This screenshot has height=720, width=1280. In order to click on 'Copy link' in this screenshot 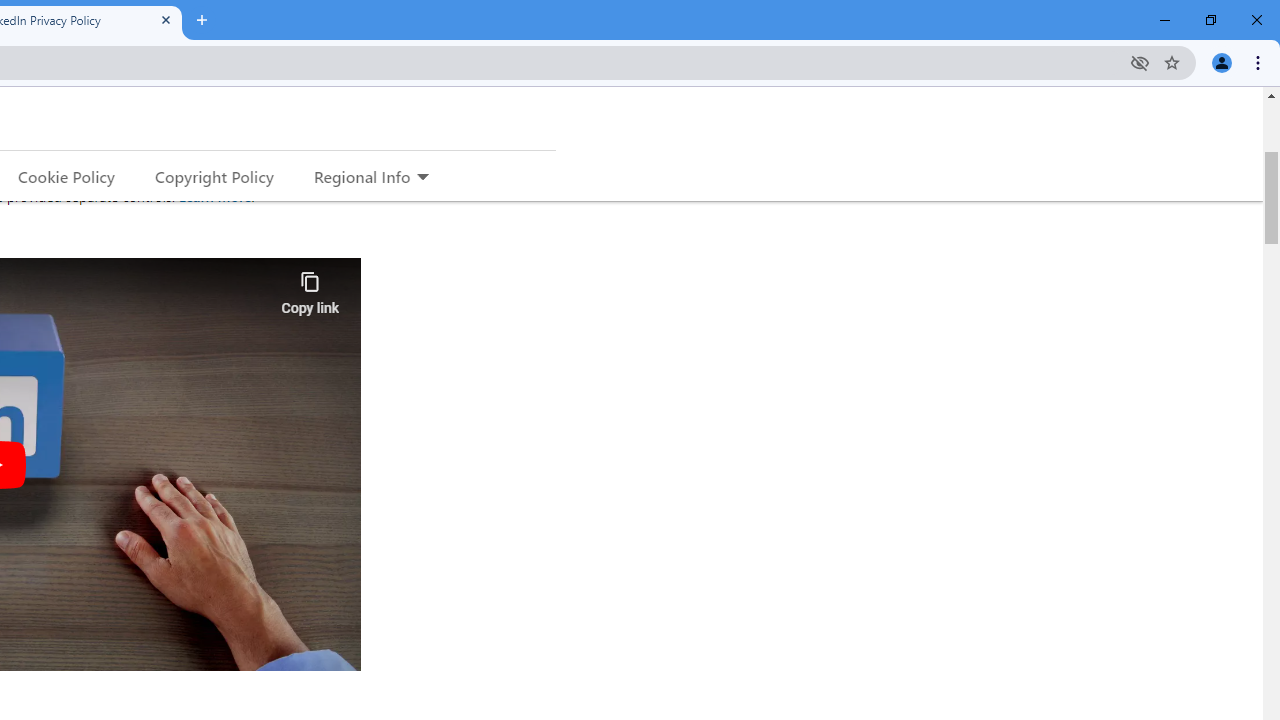, I will do `click(309, 288)`.